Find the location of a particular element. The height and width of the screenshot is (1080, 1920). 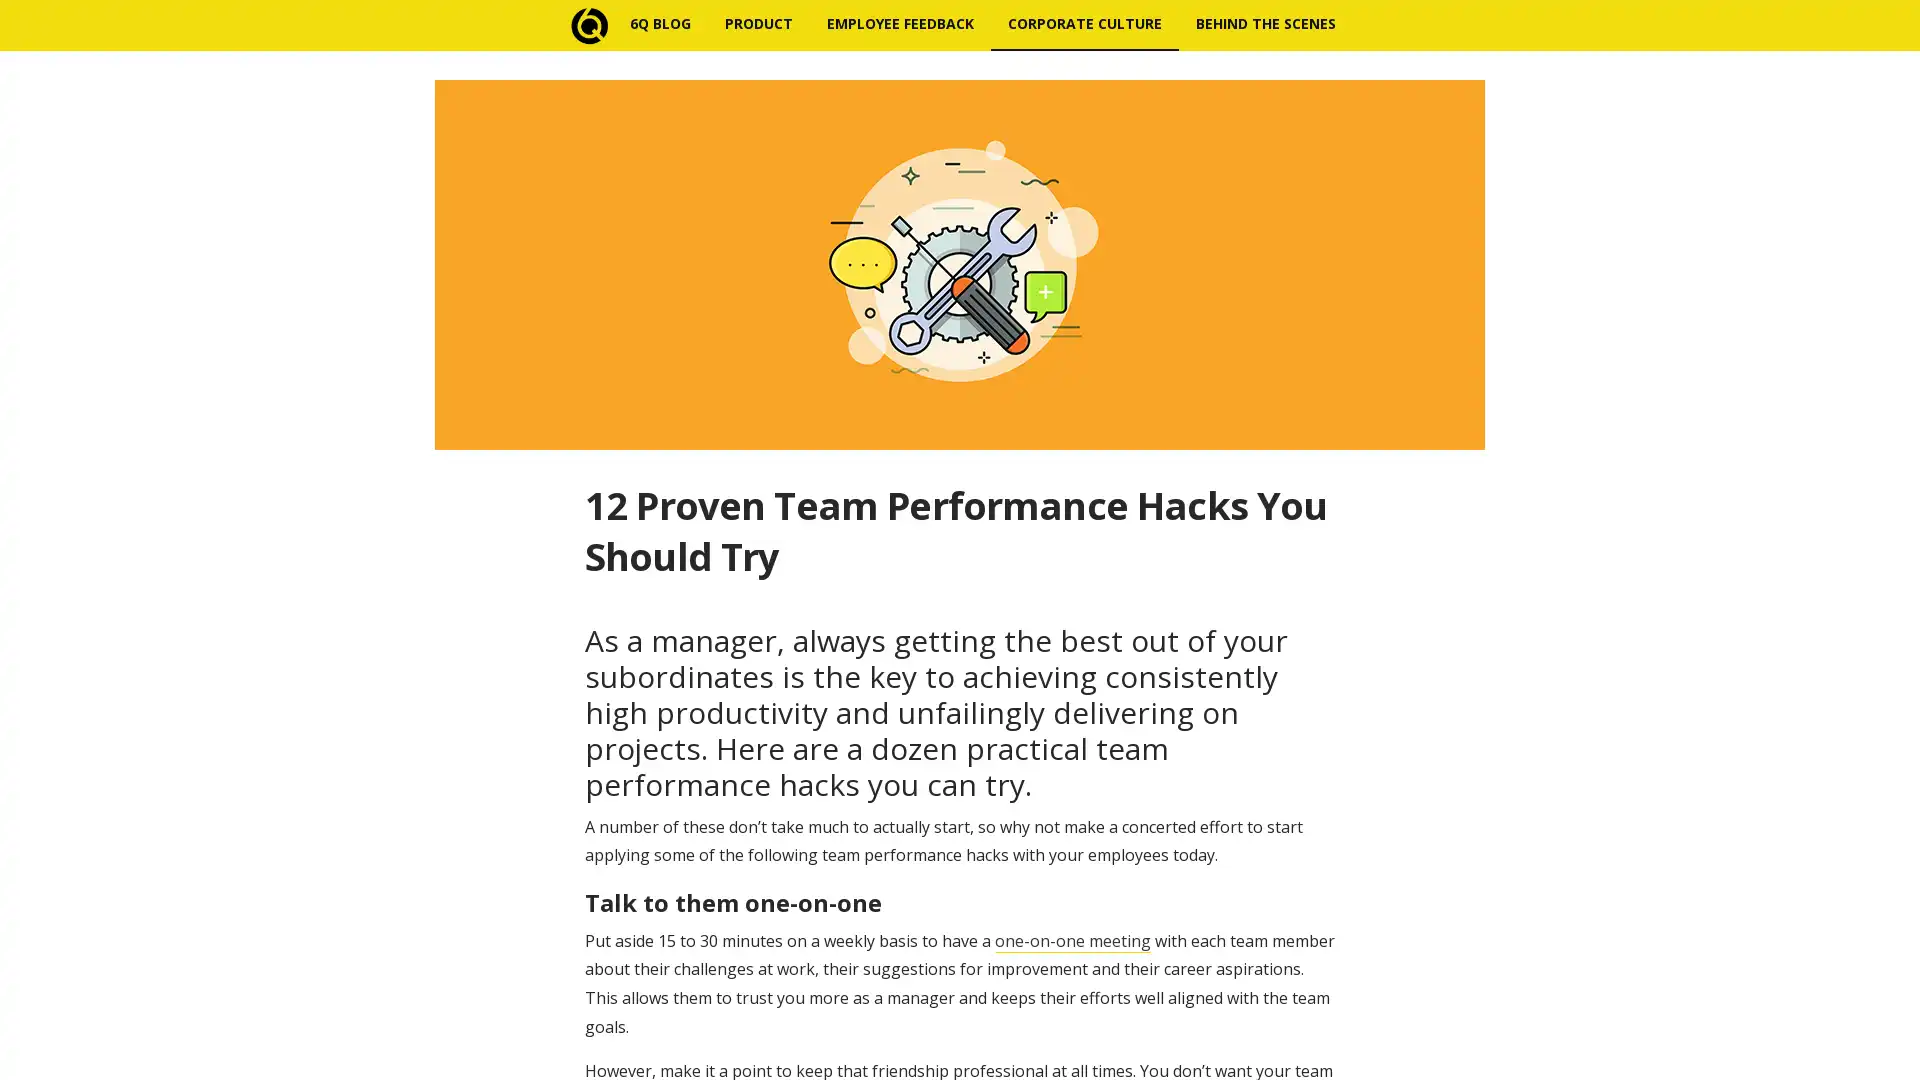

Subscribe is located at coordinates (1180, 1051).